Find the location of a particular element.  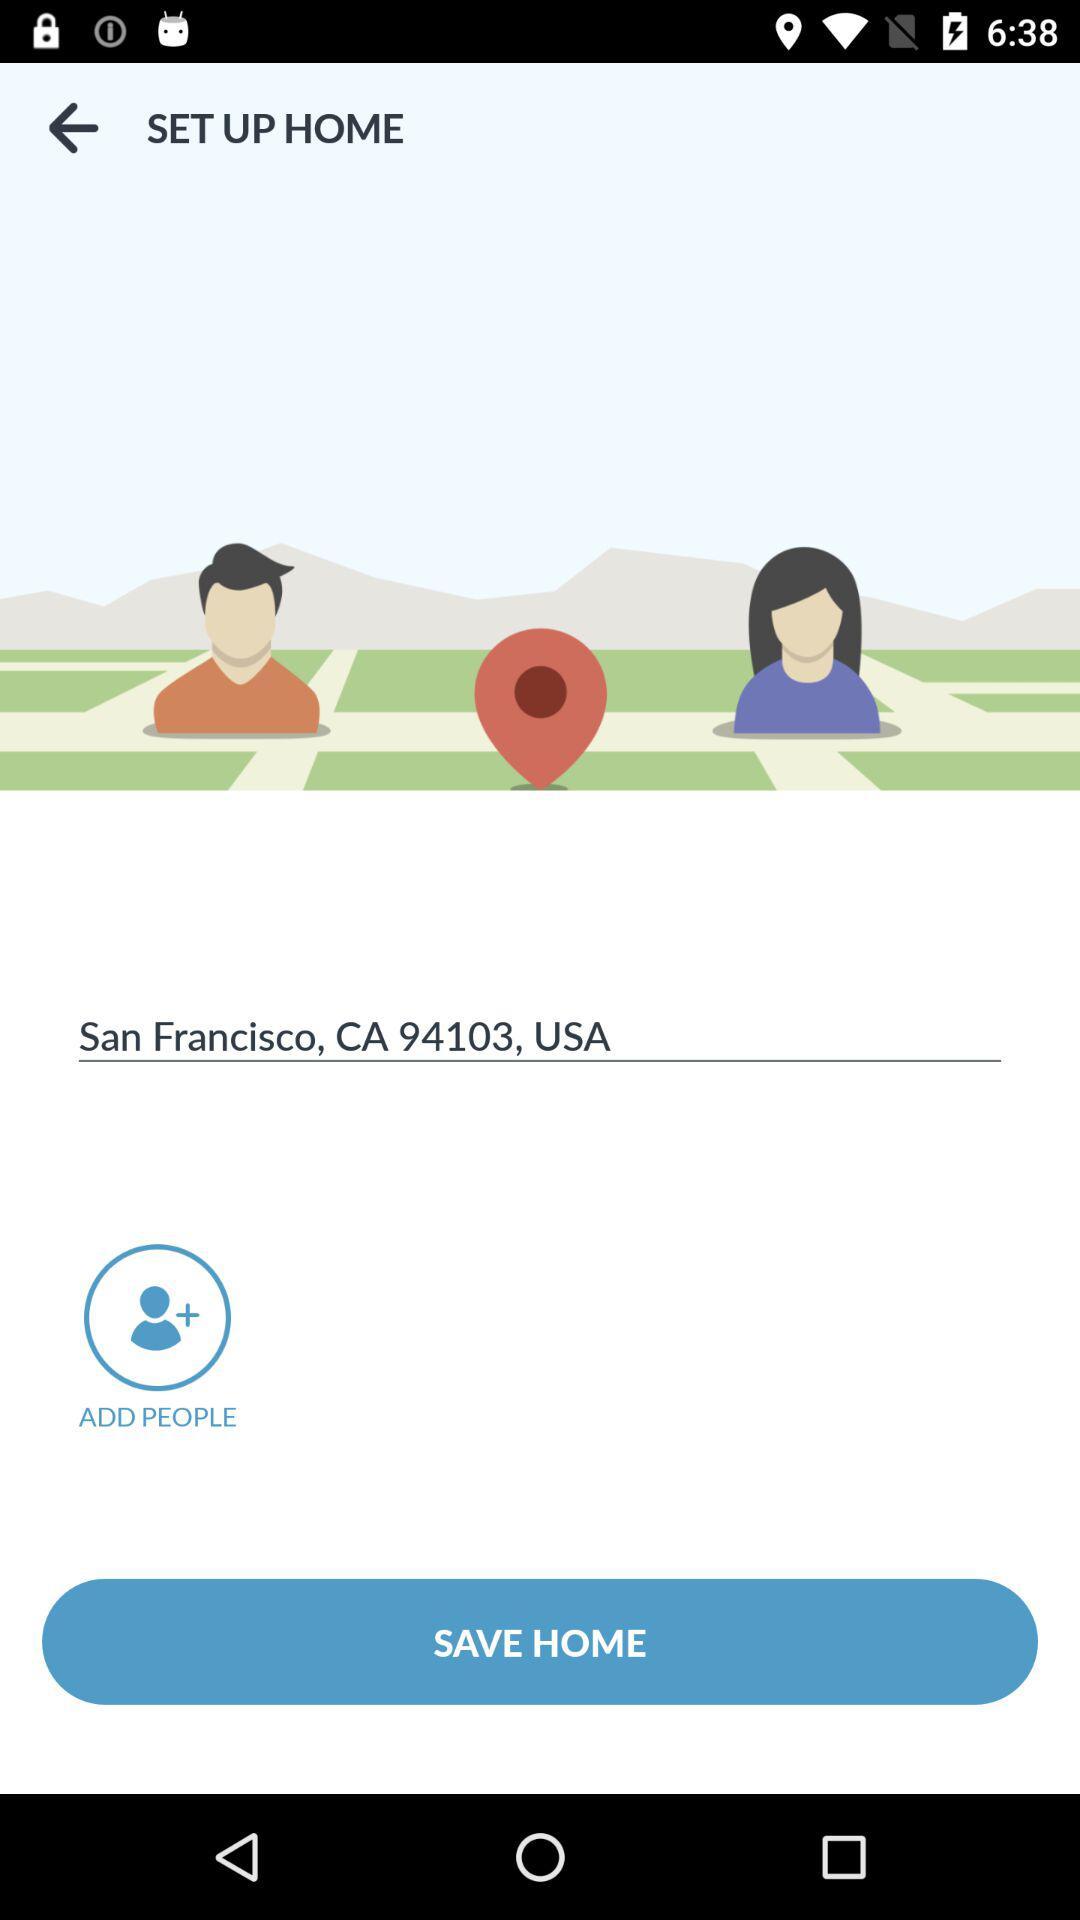

the san francisco ca is located at coordinates (540, 1034).